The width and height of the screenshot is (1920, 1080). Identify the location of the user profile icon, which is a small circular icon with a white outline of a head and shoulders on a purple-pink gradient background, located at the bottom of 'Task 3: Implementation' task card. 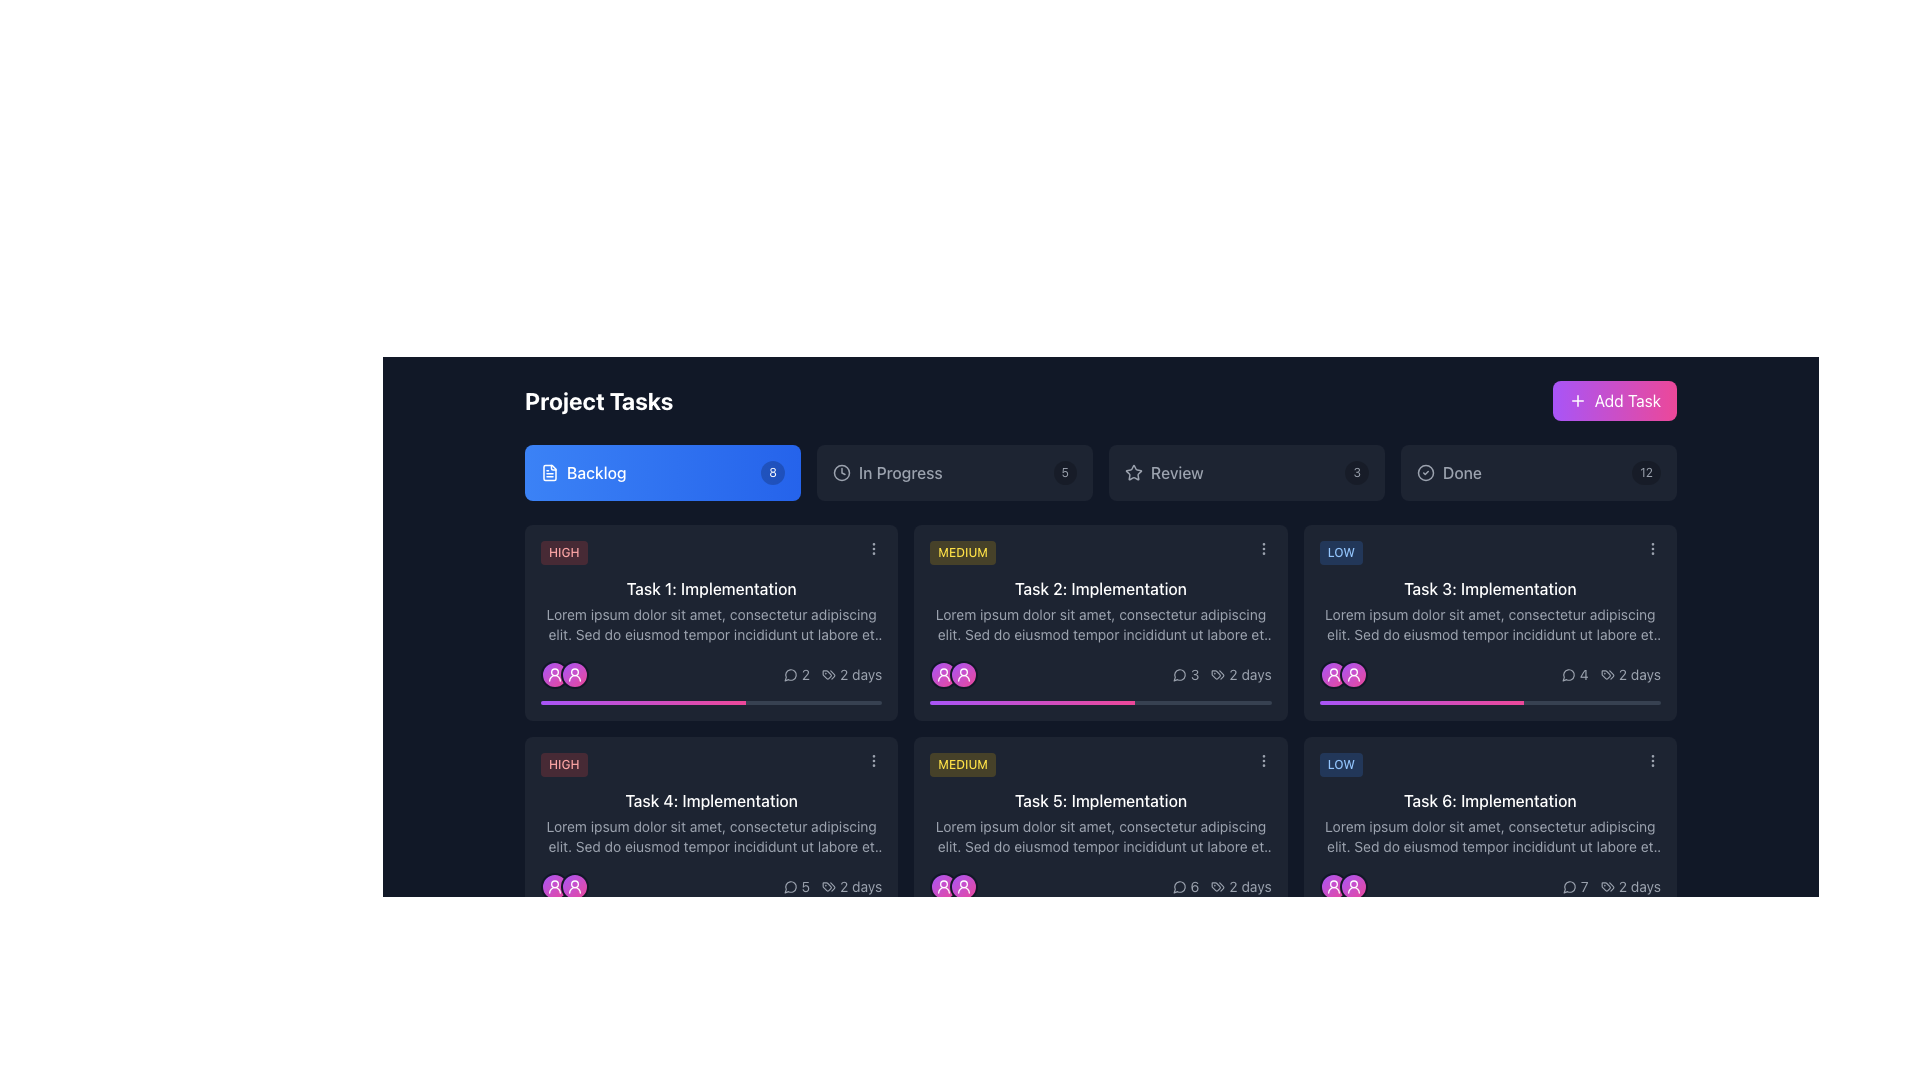
(1333, 675).